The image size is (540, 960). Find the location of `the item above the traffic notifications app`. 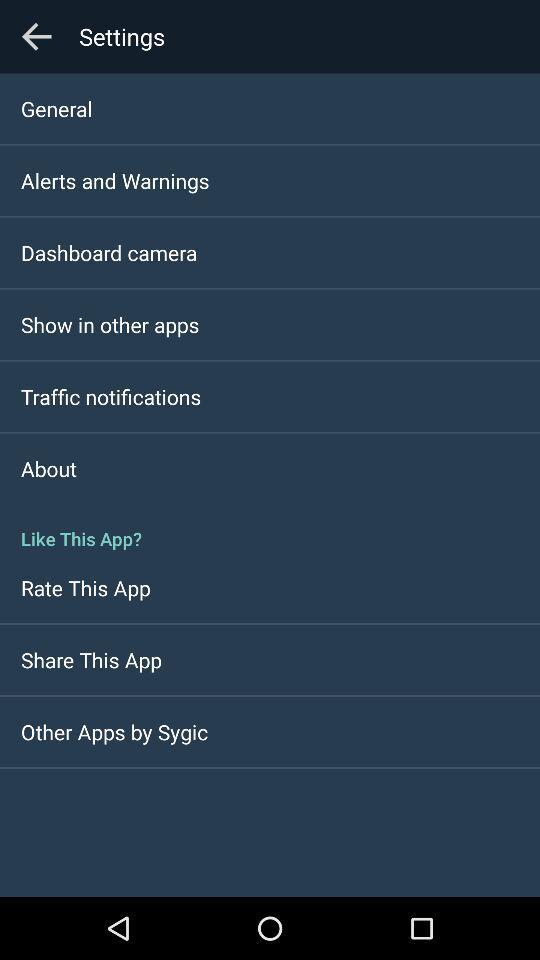

the item above the traffic notifications app is located at coordinates (110, 324).